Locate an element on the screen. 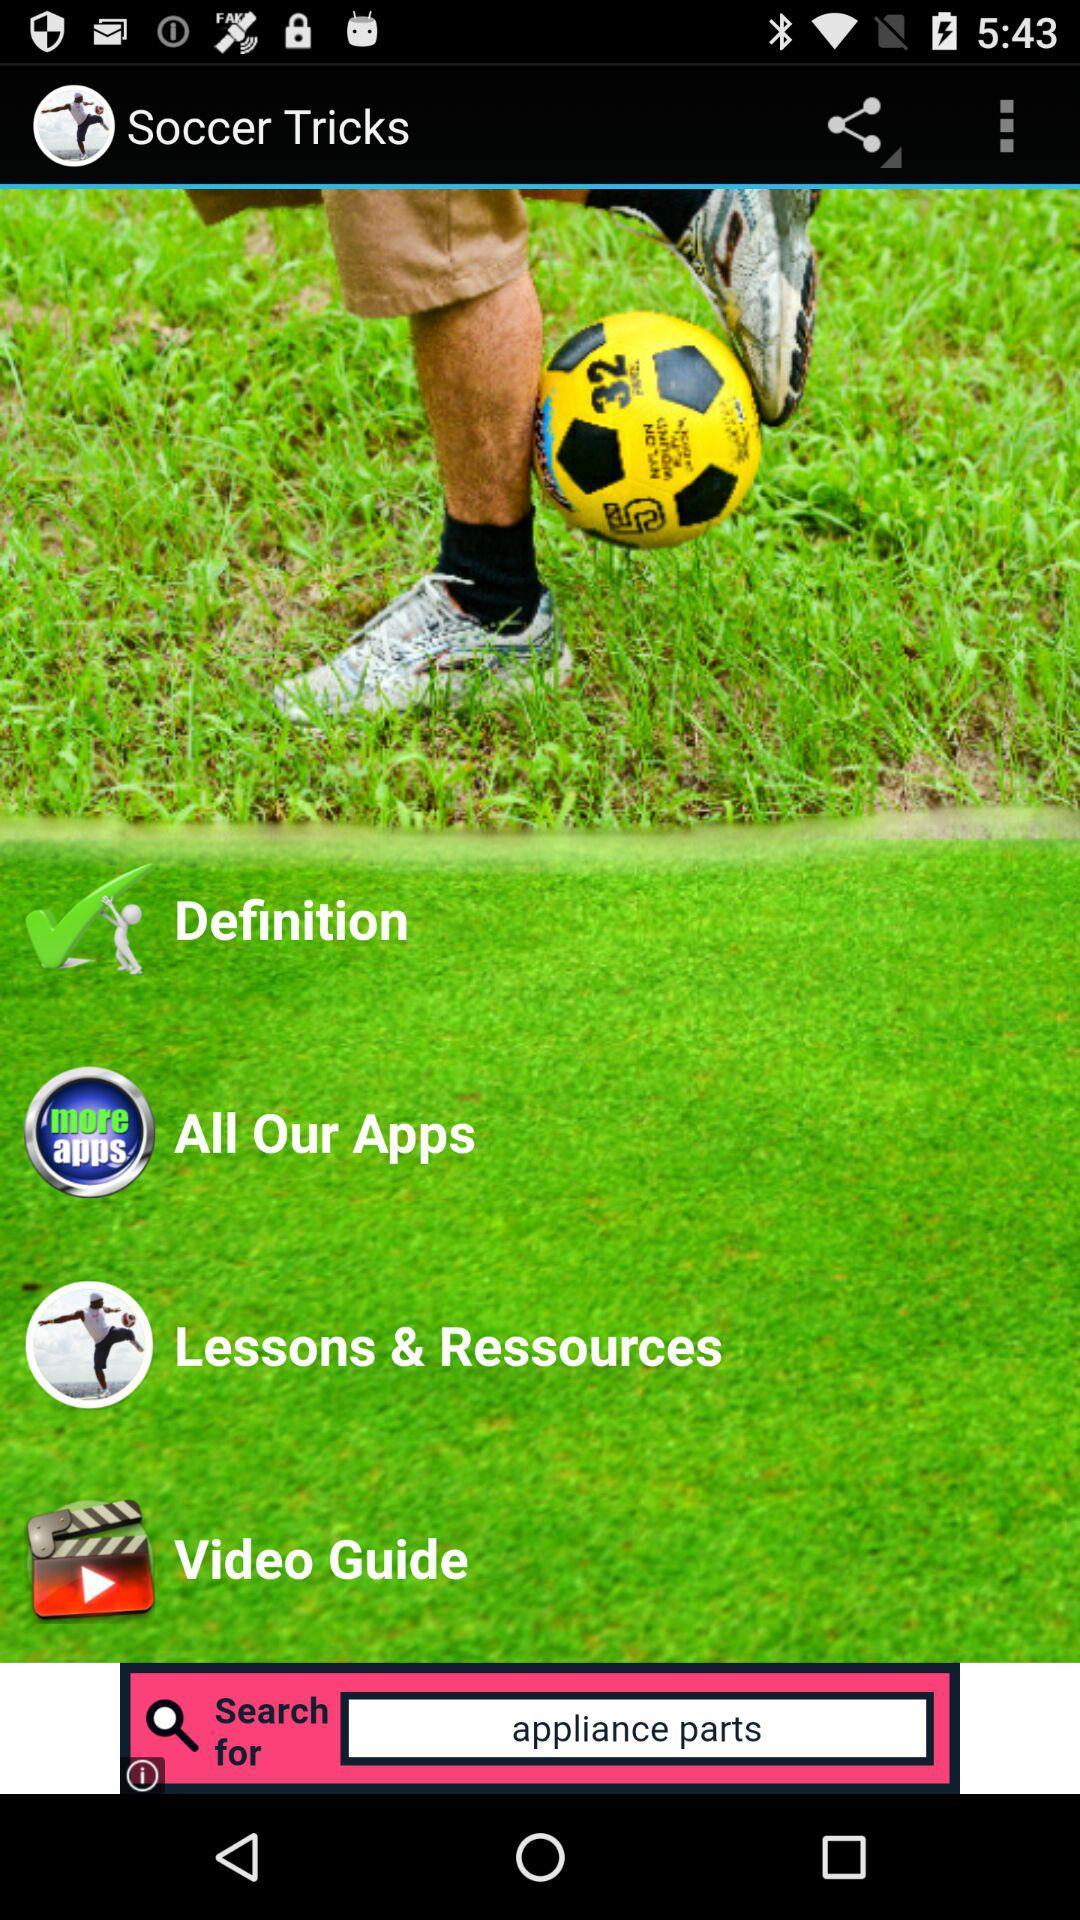 The width and height of the screenshot is (1080, 1920). item above video guide app is located at coordinates (613, 1344).